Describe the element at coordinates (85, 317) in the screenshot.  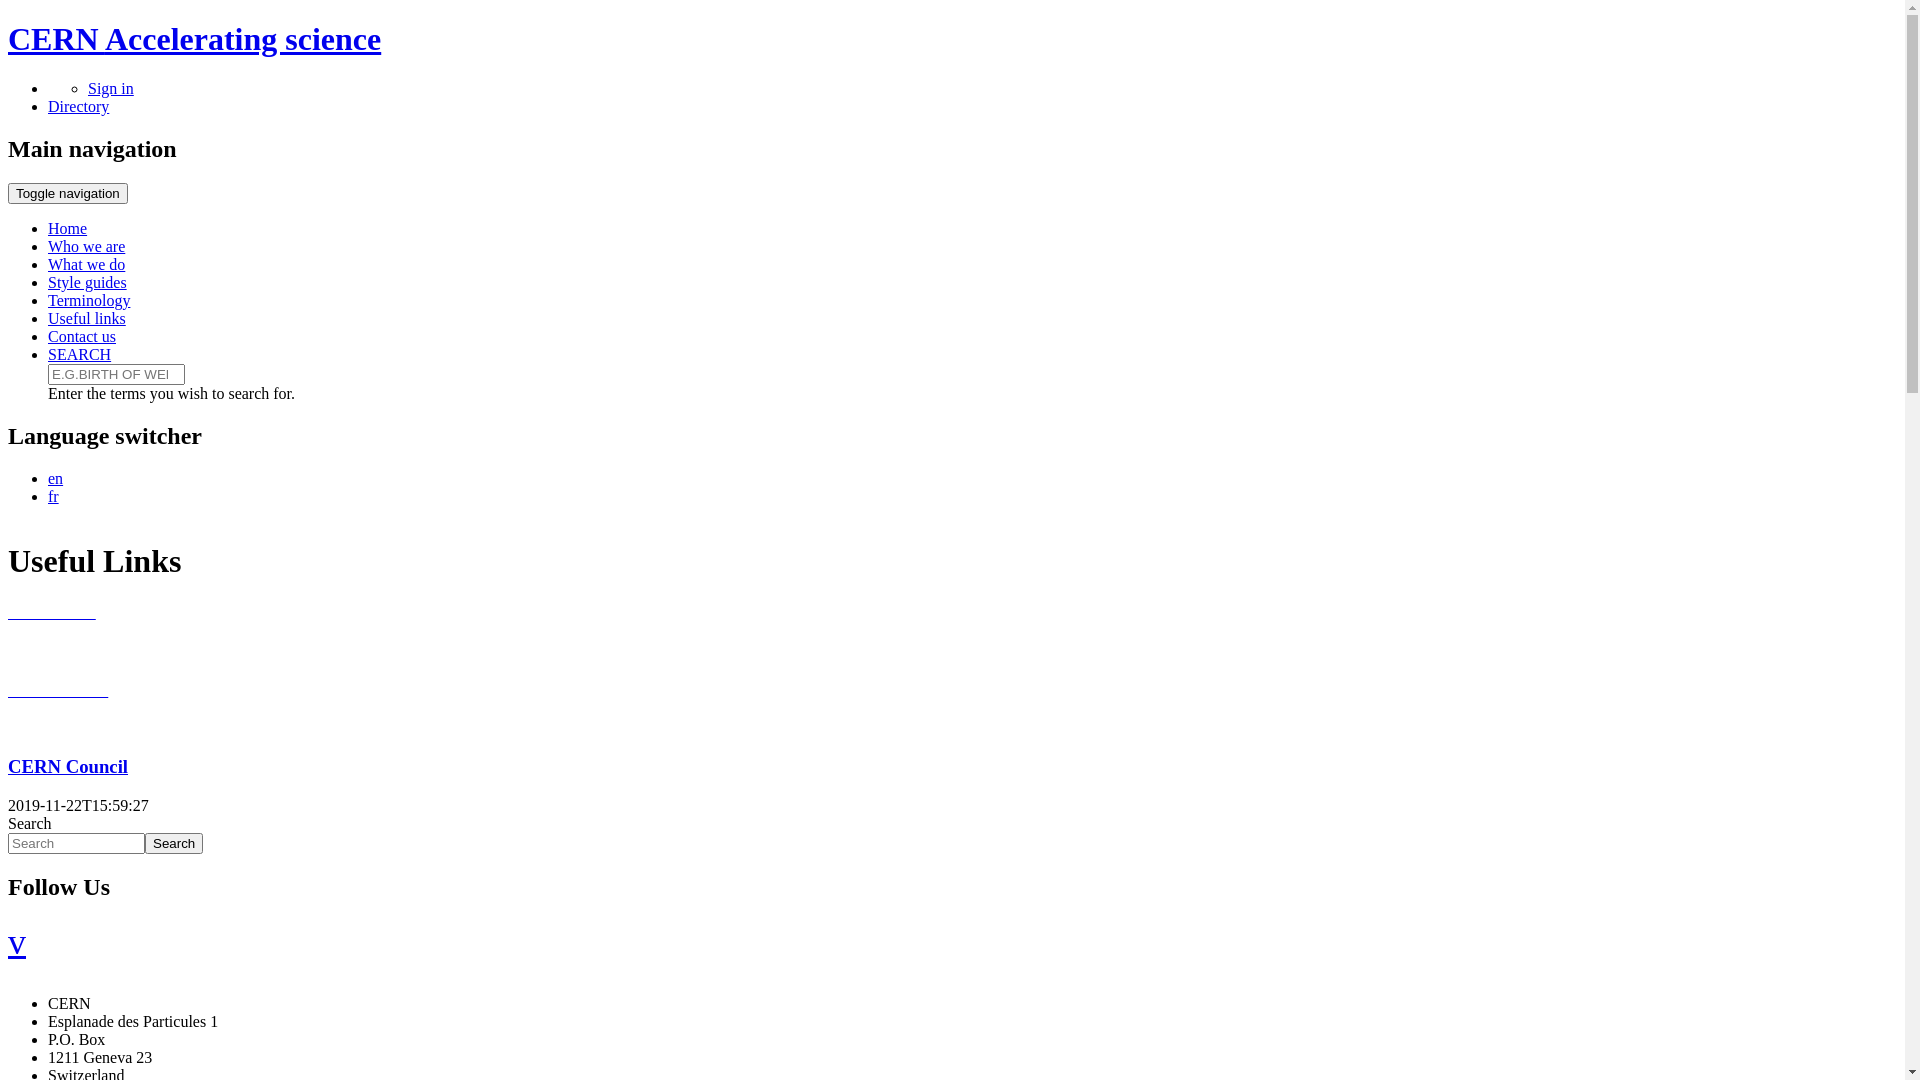
I see `'Useful links'` at that location.